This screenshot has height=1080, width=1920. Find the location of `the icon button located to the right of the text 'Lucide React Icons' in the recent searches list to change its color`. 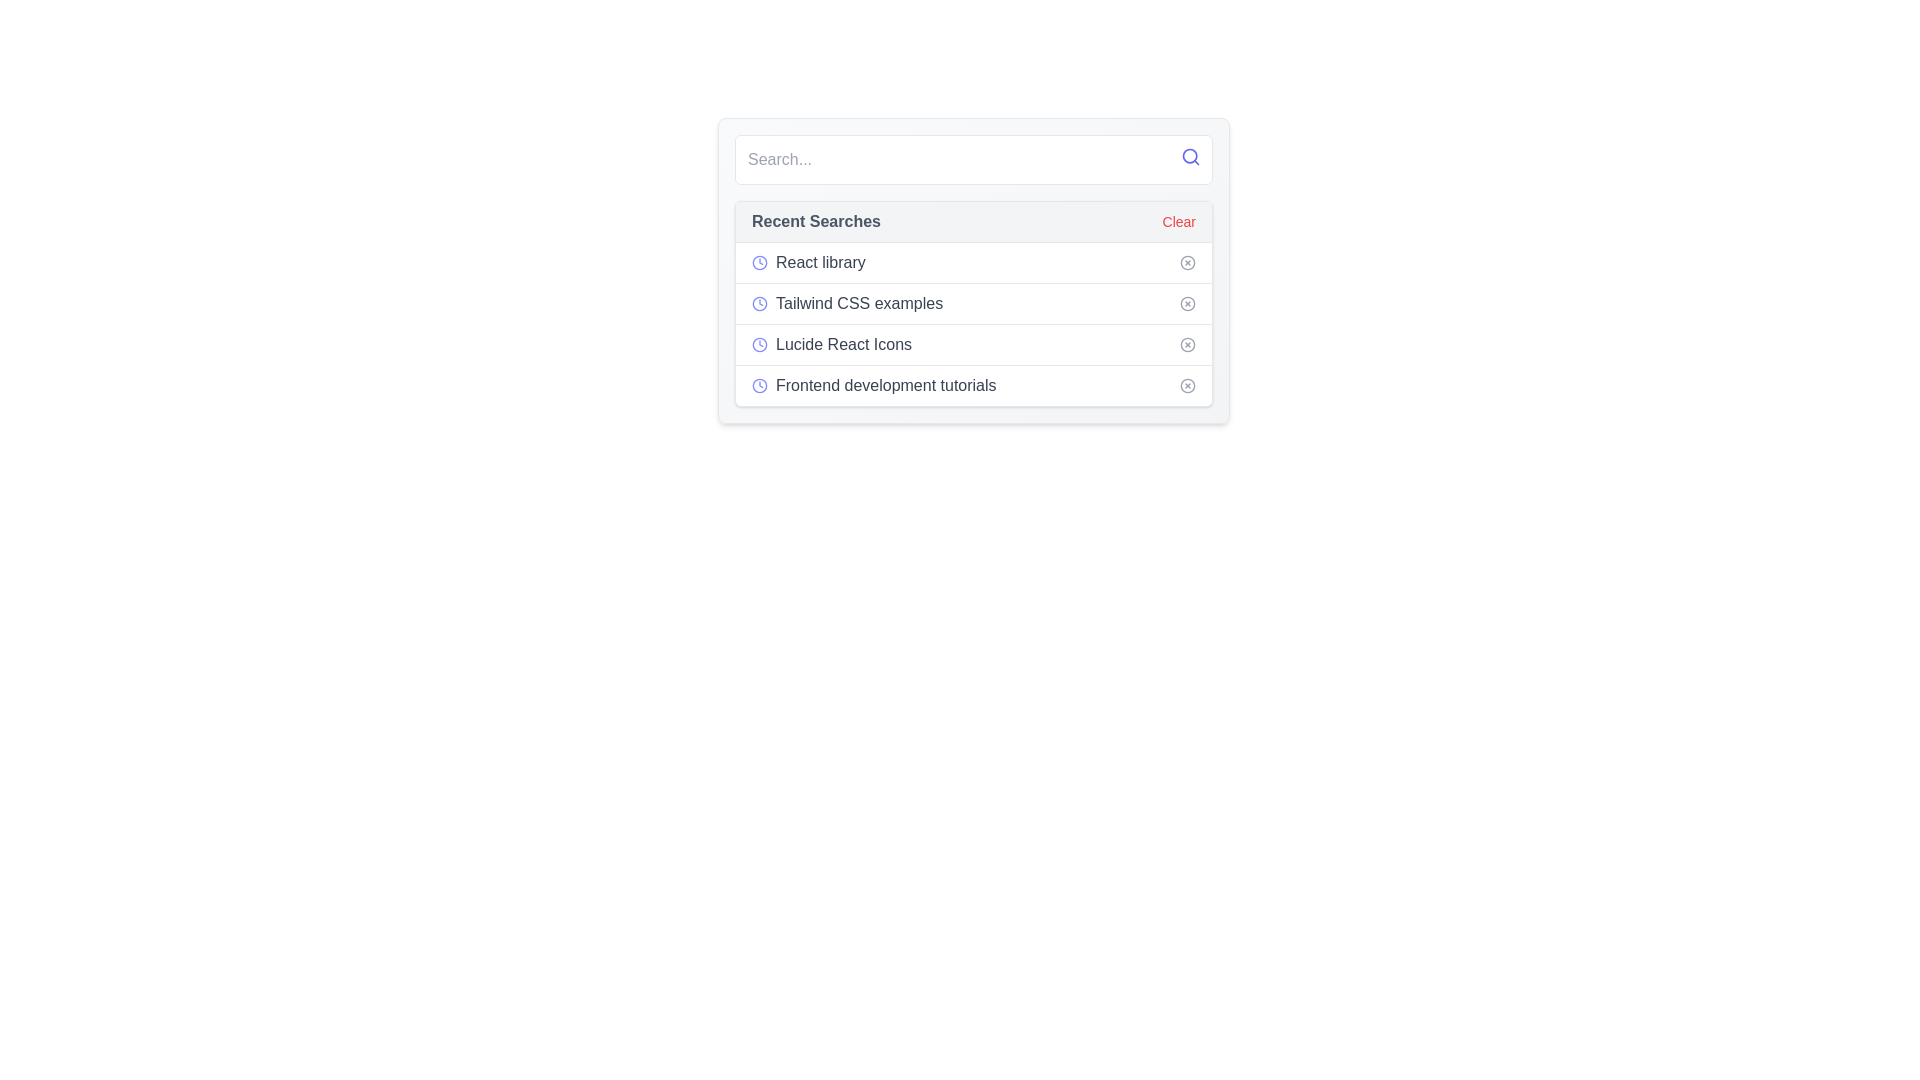

the icon button located to the right of the text 'Lucide React Icons' in the recent searches list to change its color is located at coordinates (1188, 343).